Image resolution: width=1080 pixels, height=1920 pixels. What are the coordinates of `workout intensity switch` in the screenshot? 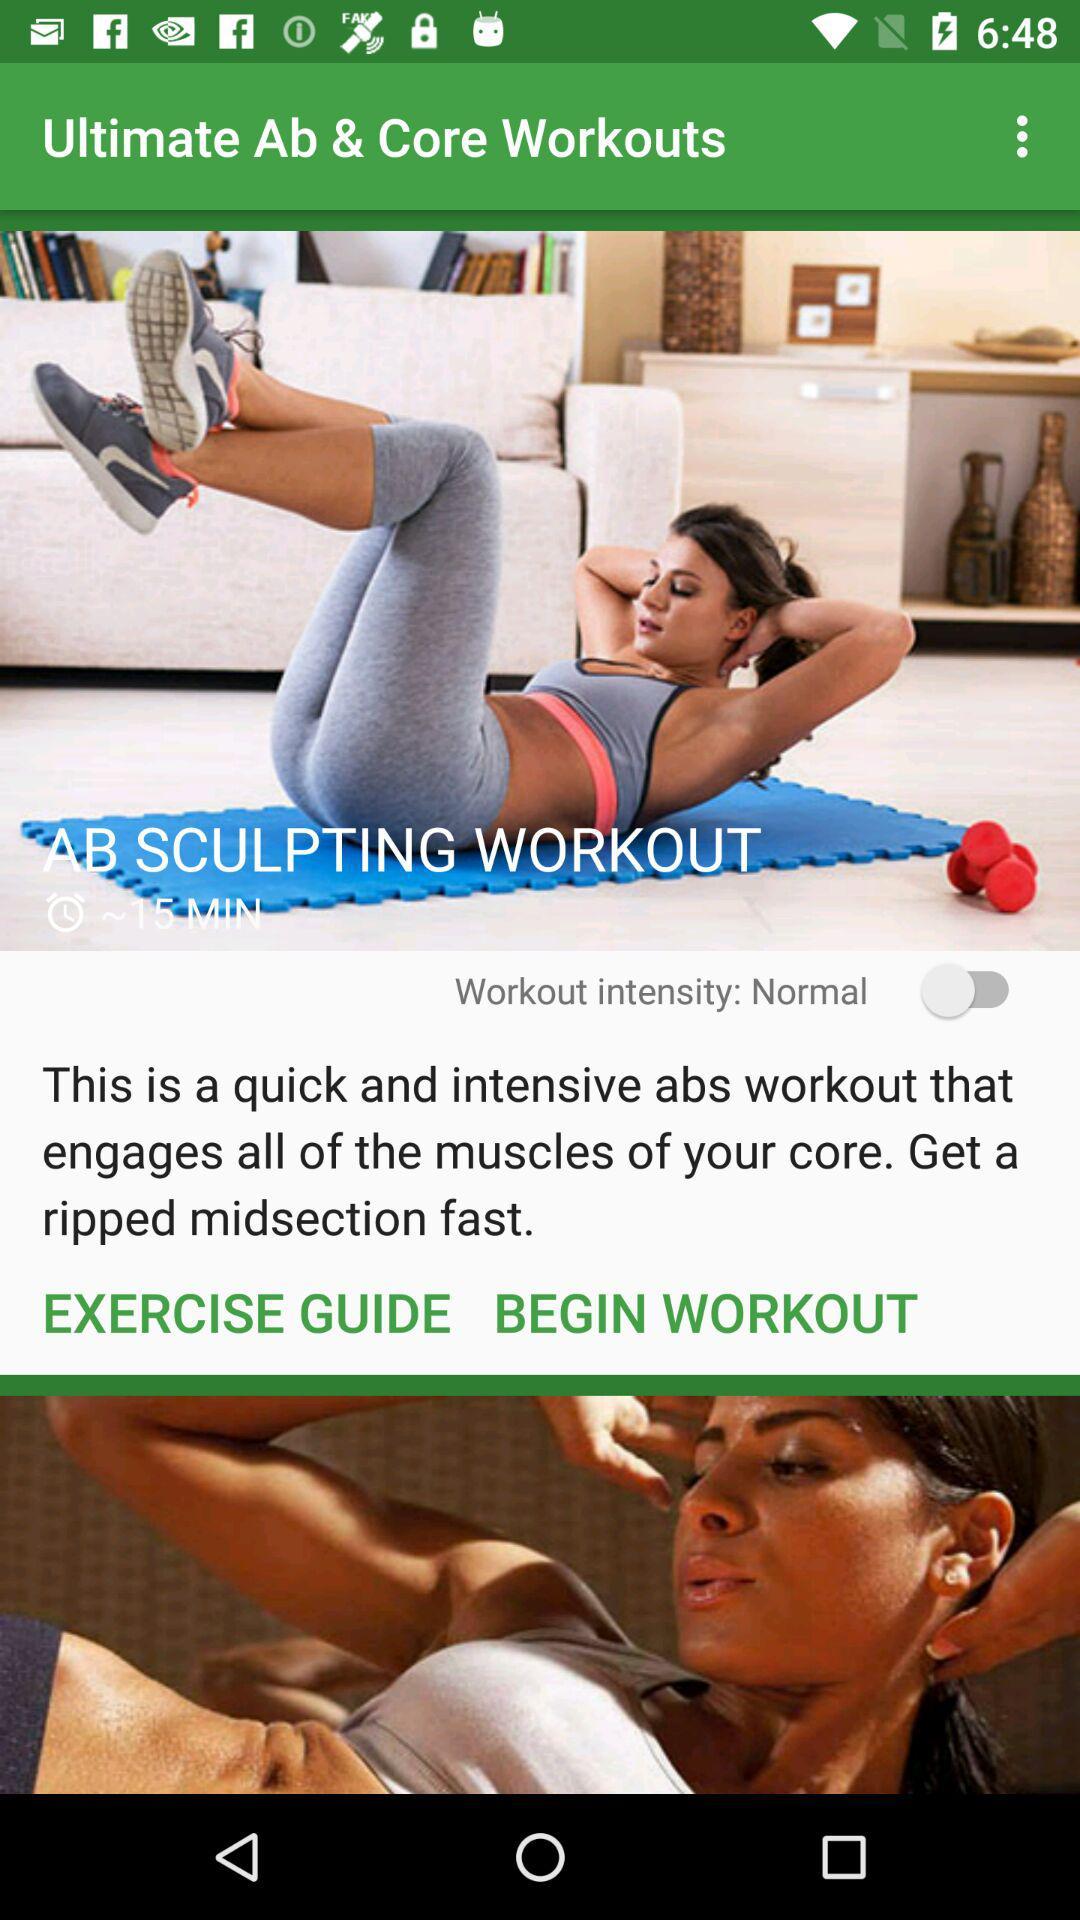 It's located at (951, 990).